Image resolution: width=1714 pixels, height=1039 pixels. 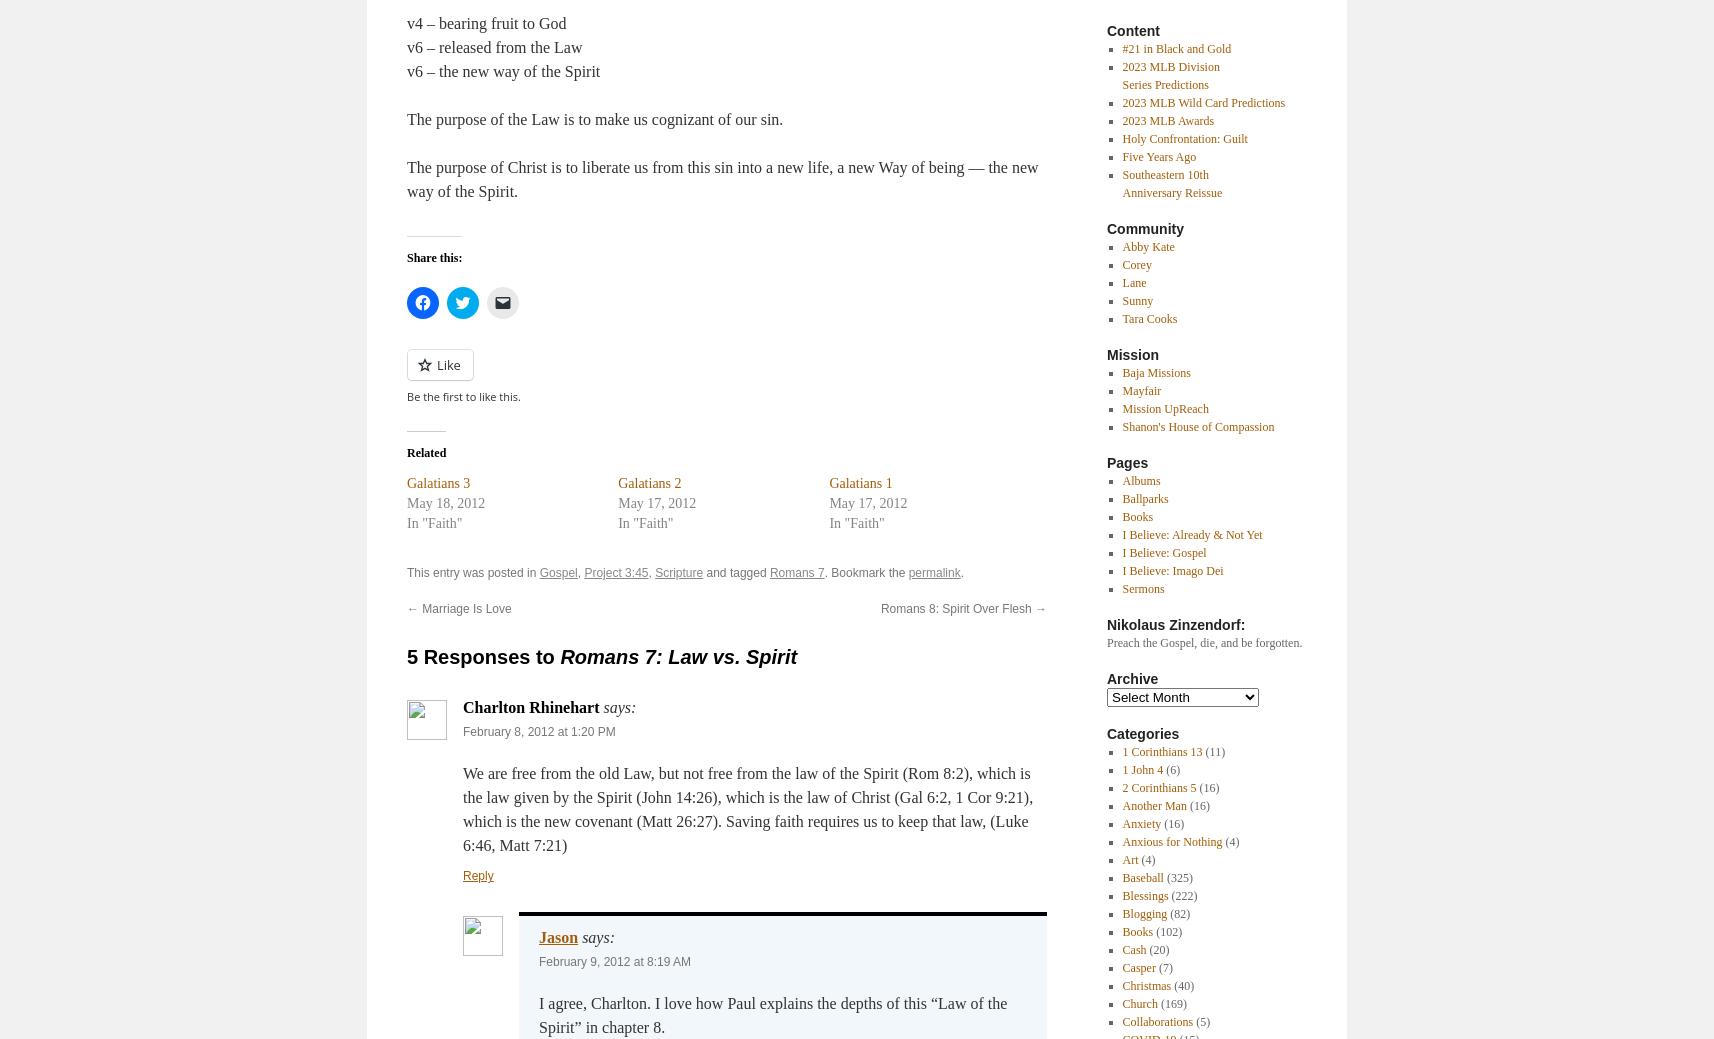 I want to click on 'This entry was posted in', so click(x=473, y=573).